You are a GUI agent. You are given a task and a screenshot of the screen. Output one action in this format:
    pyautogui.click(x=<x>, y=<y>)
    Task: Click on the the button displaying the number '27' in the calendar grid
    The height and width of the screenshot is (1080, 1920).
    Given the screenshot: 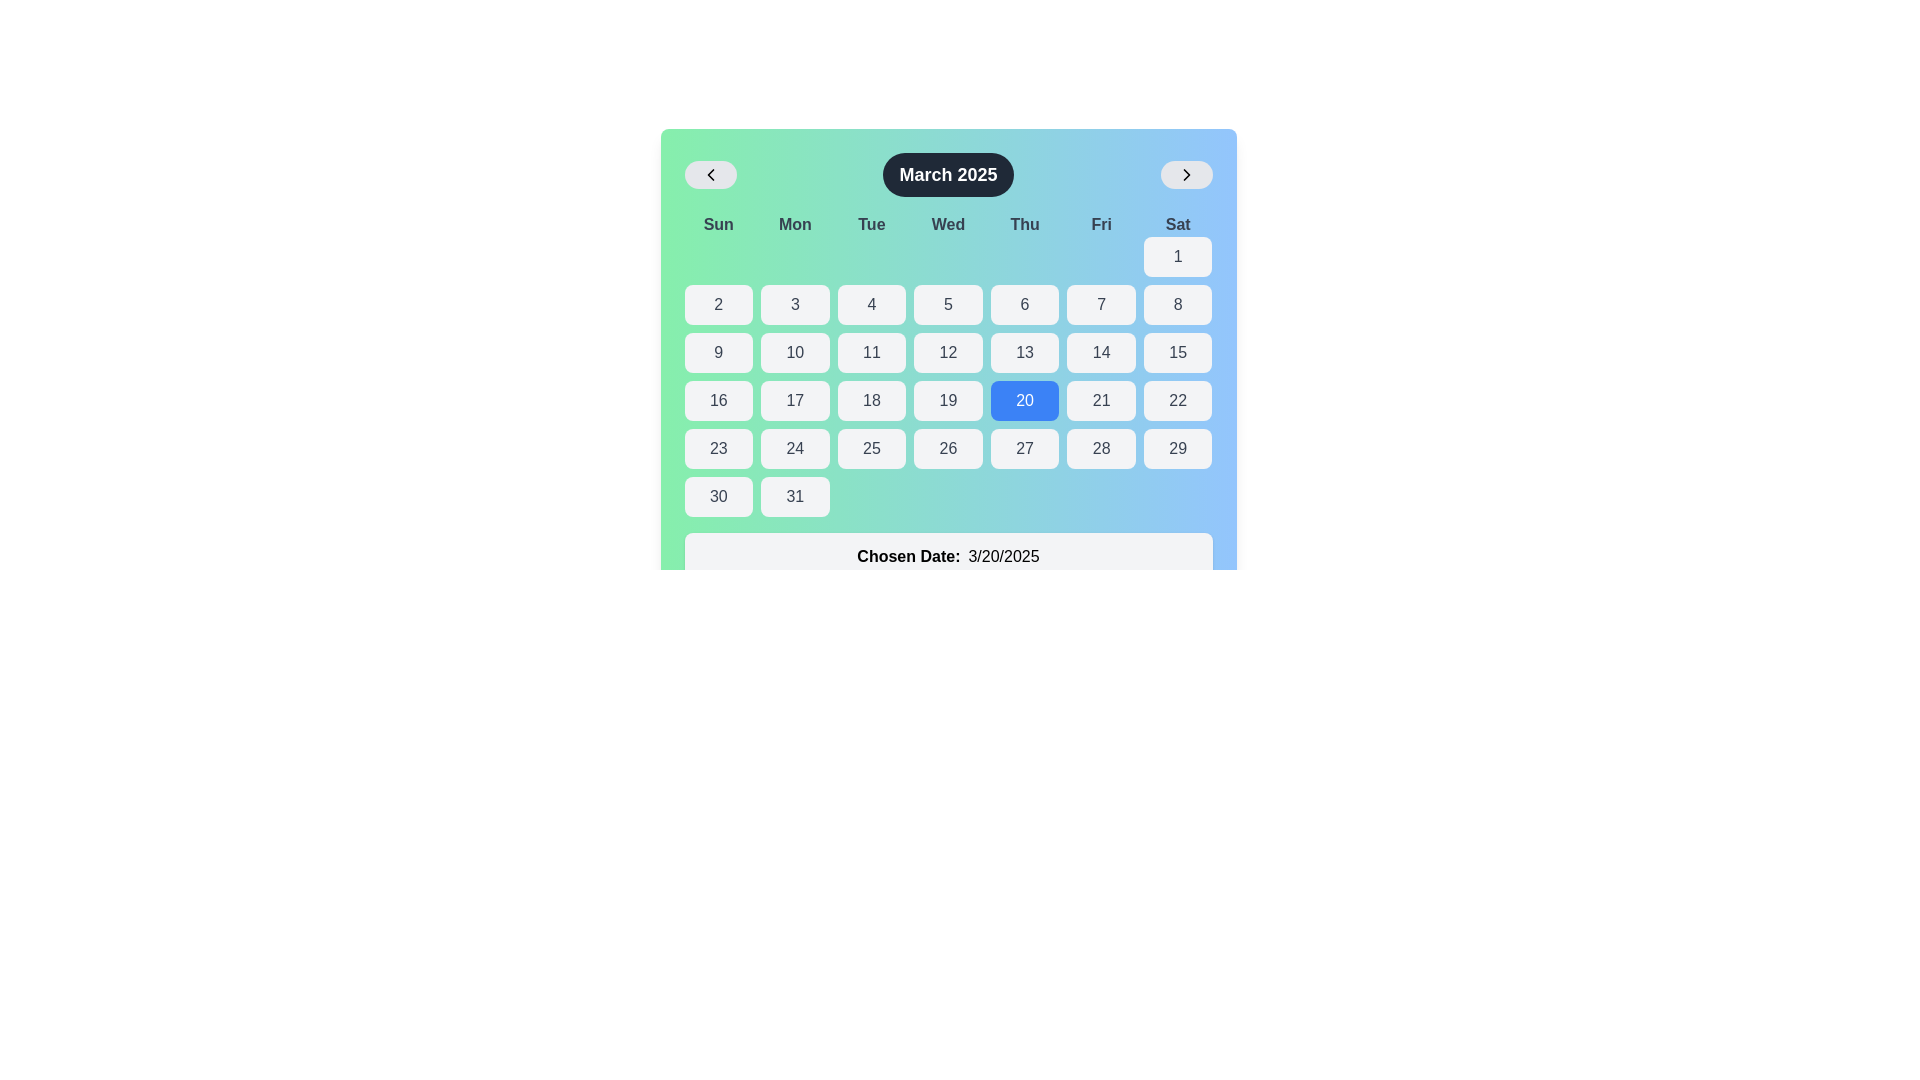 What is the action you would take?
    pyautogui.click(x=1025, y=447)
    